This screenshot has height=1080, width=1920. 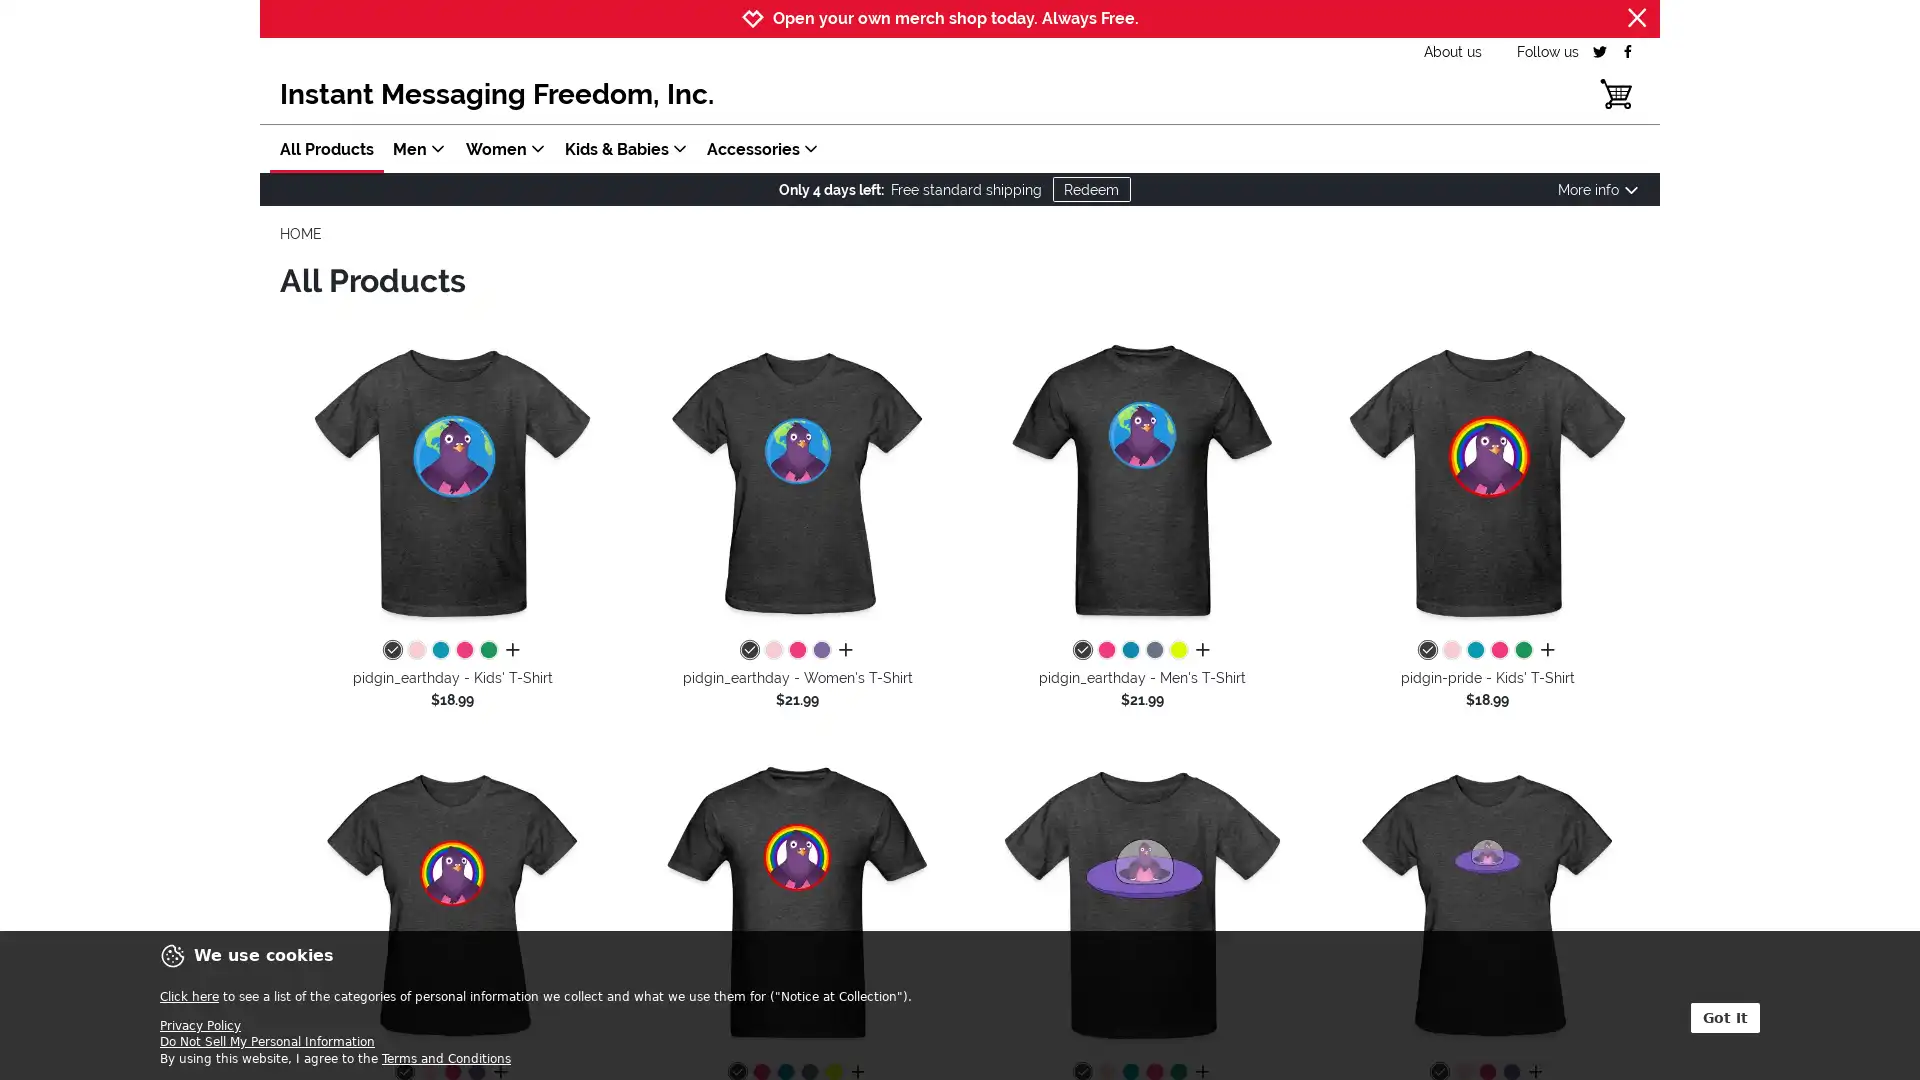 I want to click on pink, so click(x=415, y=651).